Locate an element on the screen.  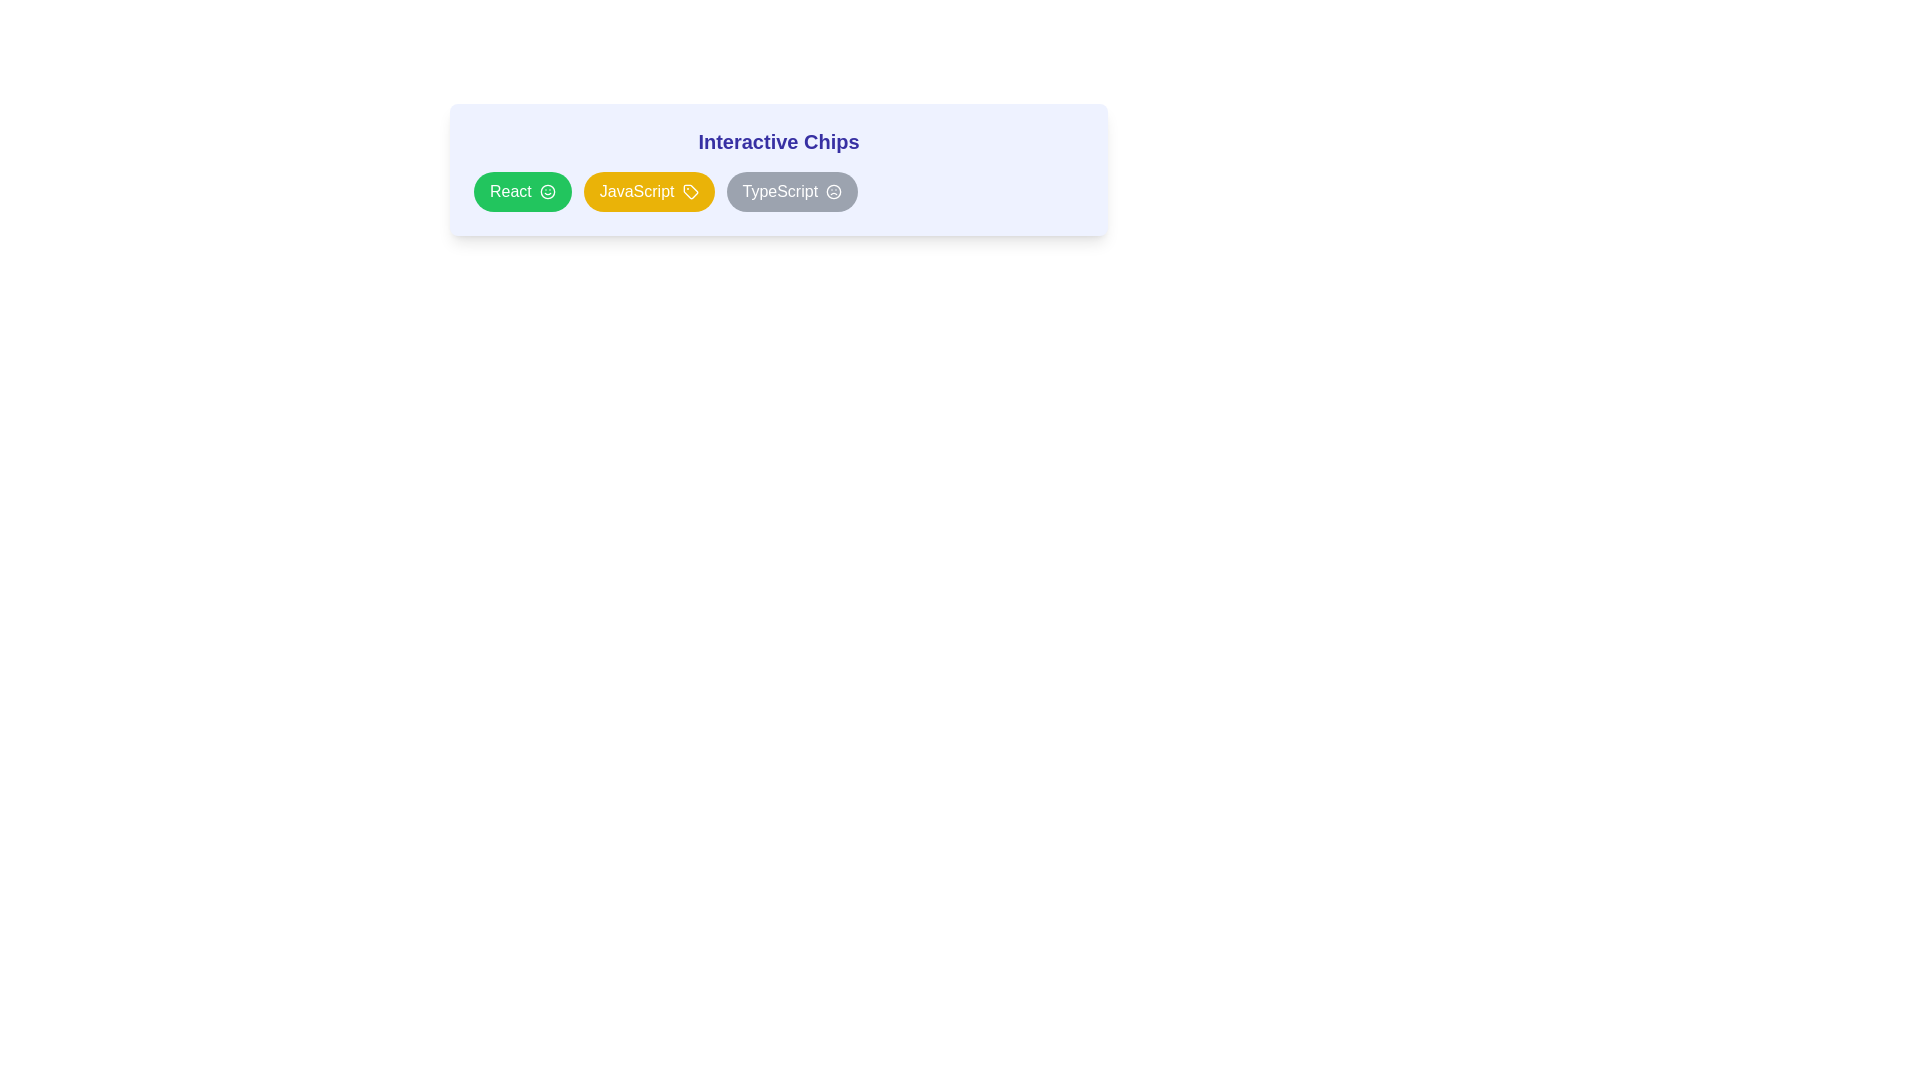
the SVG icon resembling a tag symbol, which is styled with a white stroke-only outline on a yellow background, positioned to the right of the 'JavaScript' chip is located at coordinates (690, 192).